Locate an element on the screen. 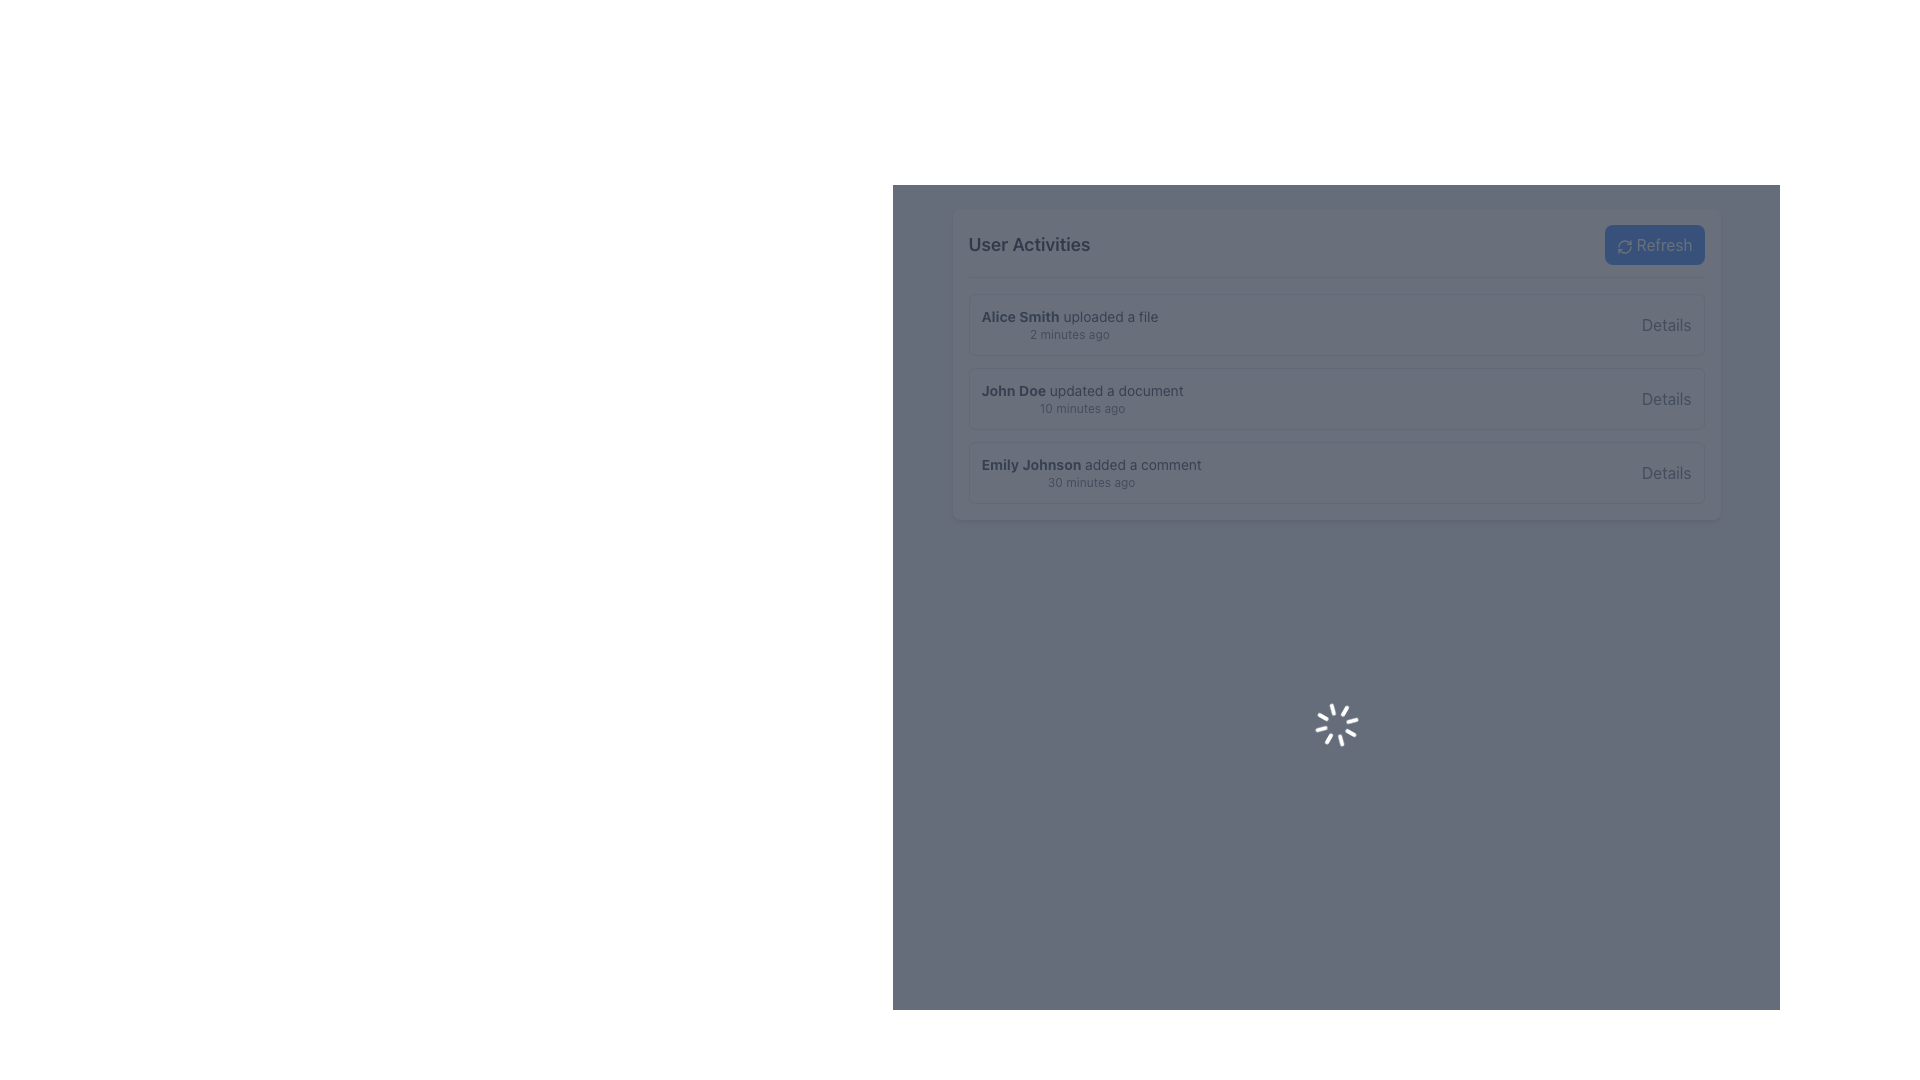 This screenshot has height=1080, width=1920. the 'Details' text link on the right side of the notification entry for Alice Smith is located at coordinates (1666, 323).